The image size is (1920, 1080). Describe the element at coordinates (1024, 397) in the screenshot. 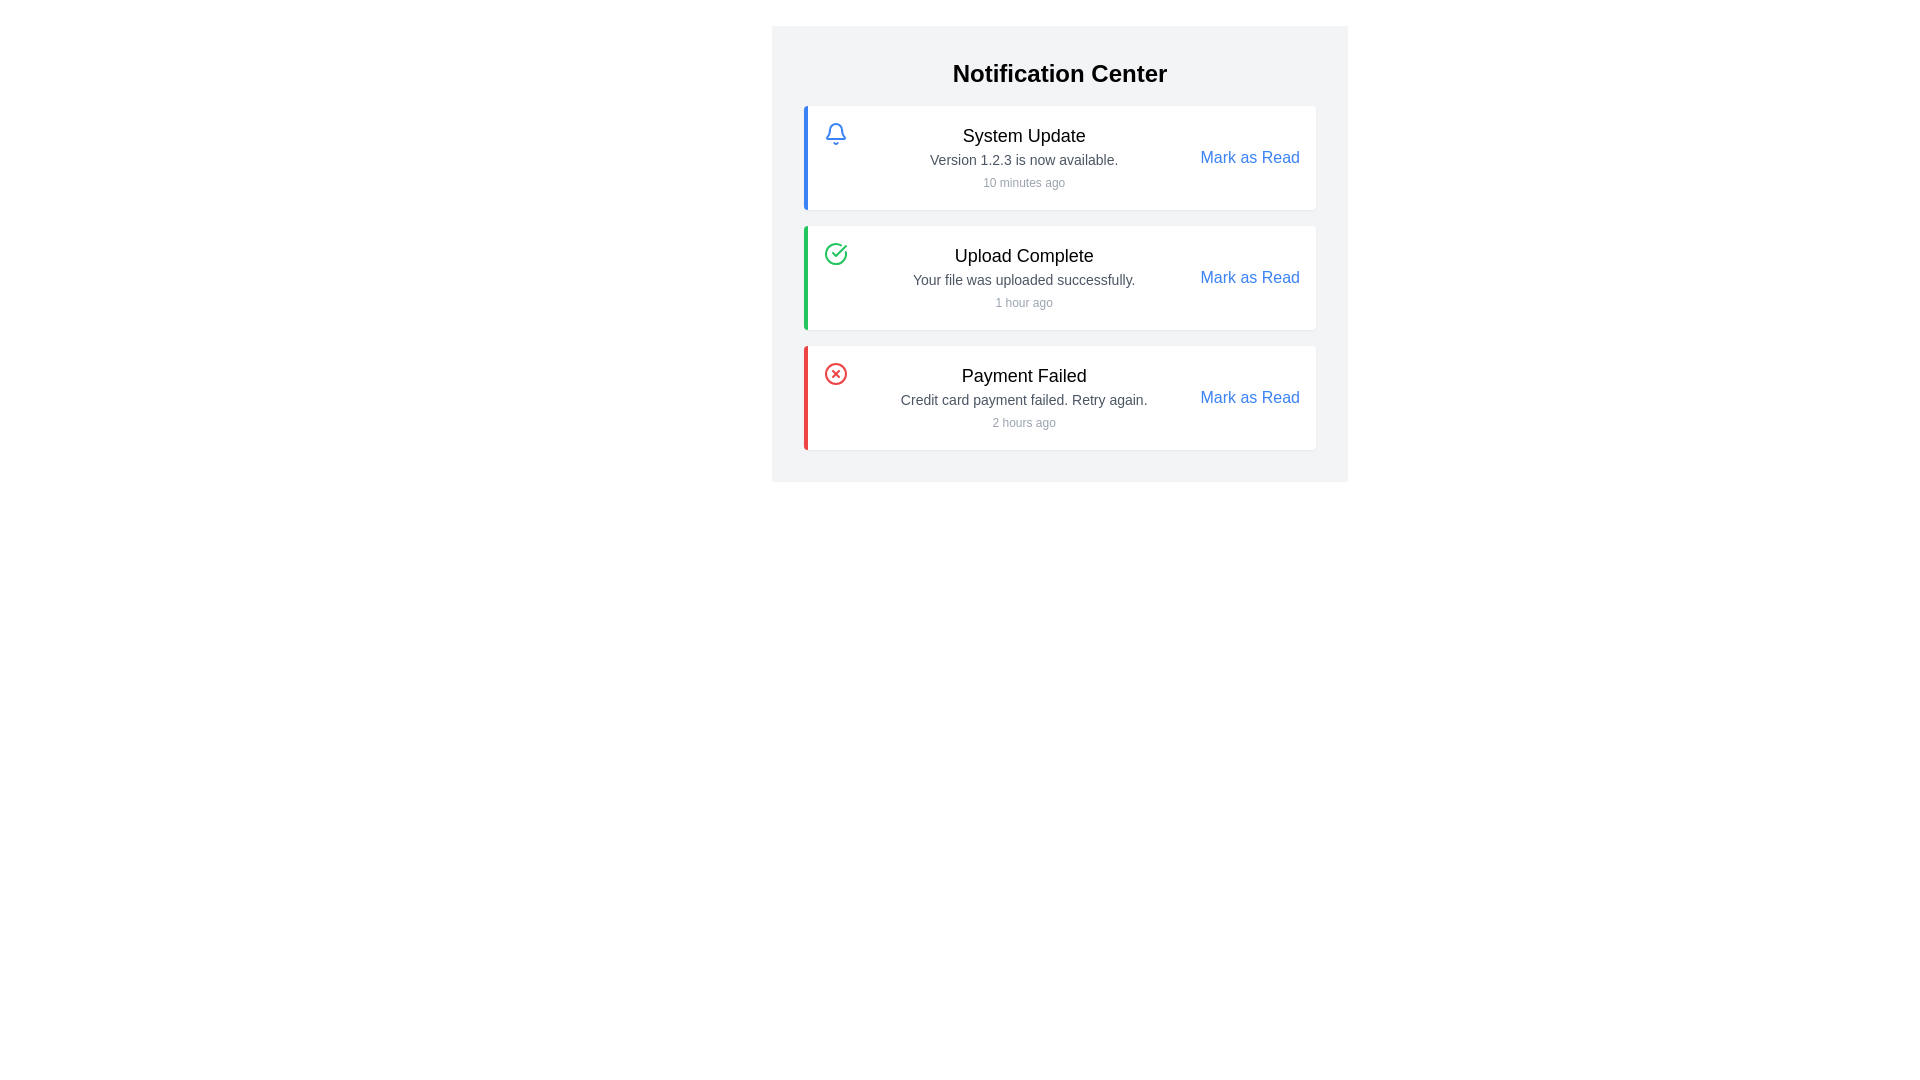

I see `notification content displayed in the text block regarding the failed credit card payment attempt, located in the bottom-left section of the Notification Center` at that location.